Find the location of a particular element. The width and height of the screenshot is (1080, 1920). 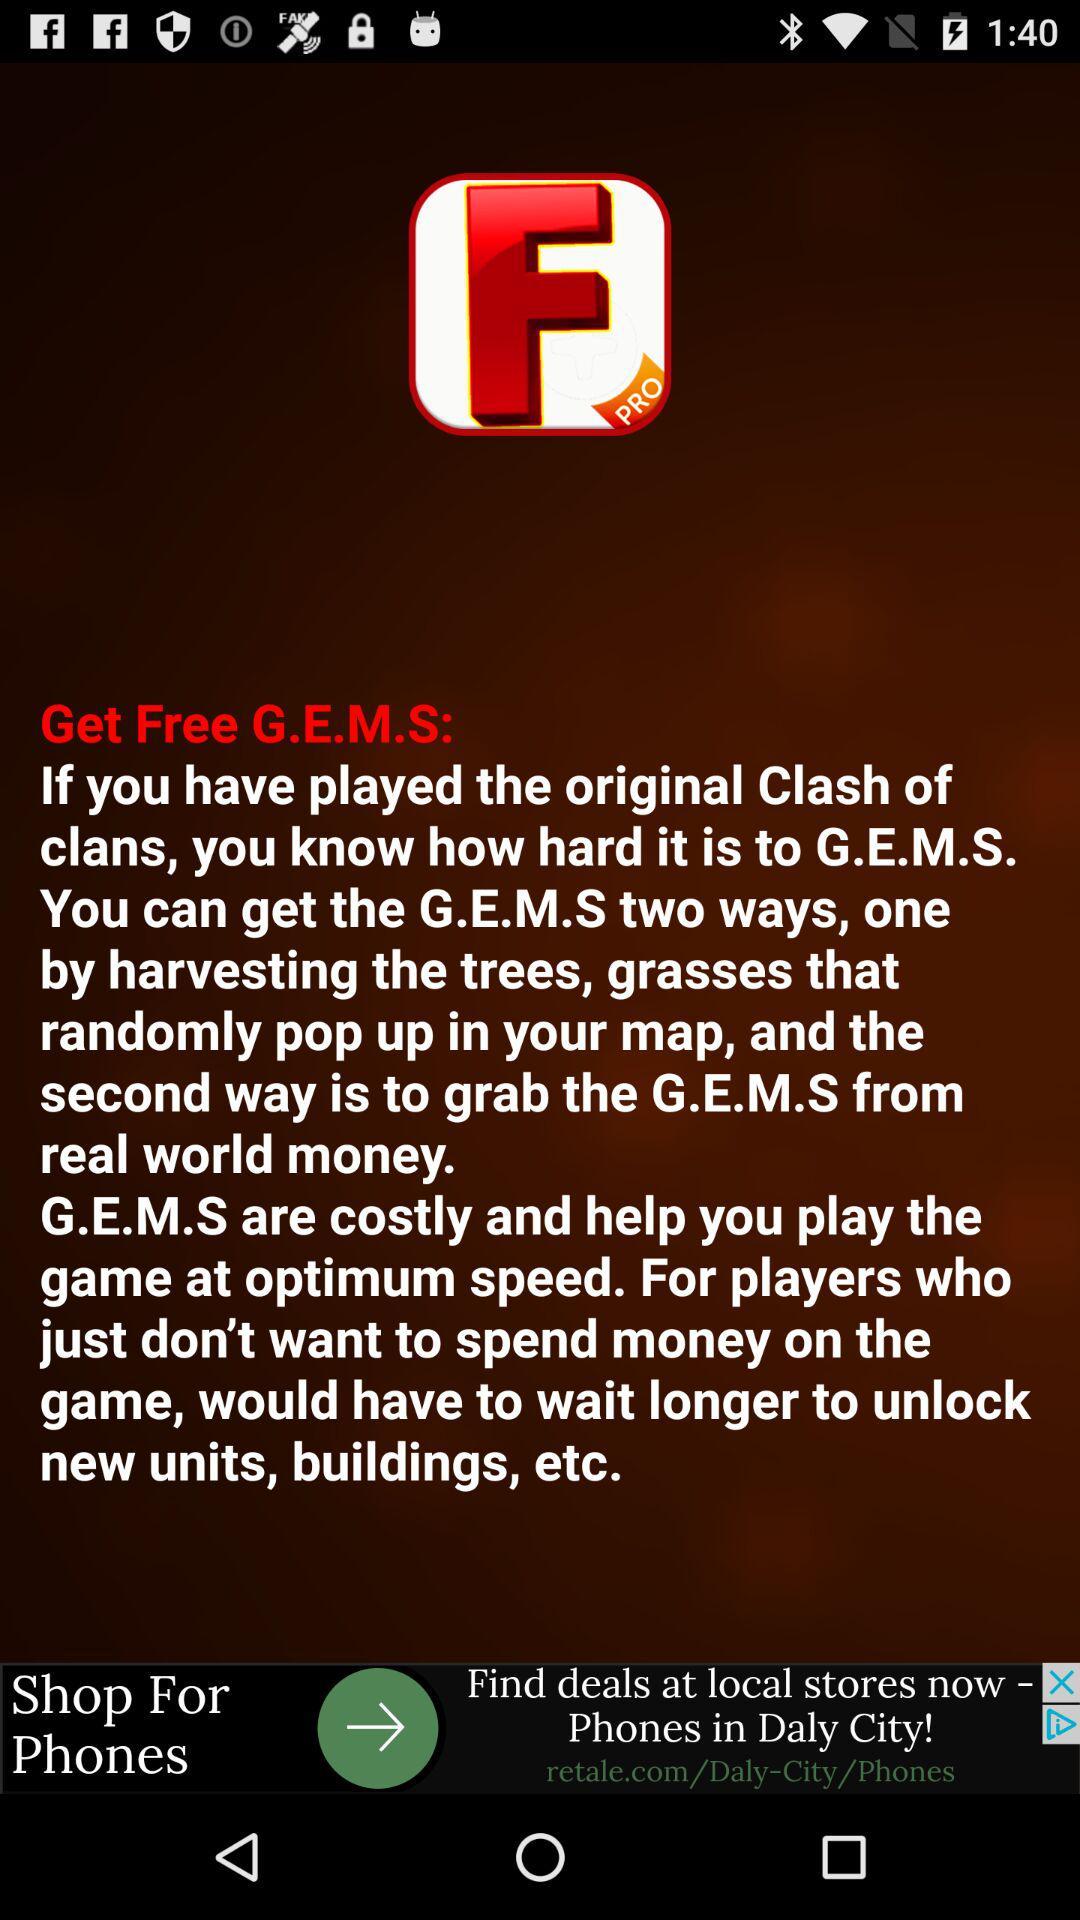

advertising is located at coordinates (540, 1727).